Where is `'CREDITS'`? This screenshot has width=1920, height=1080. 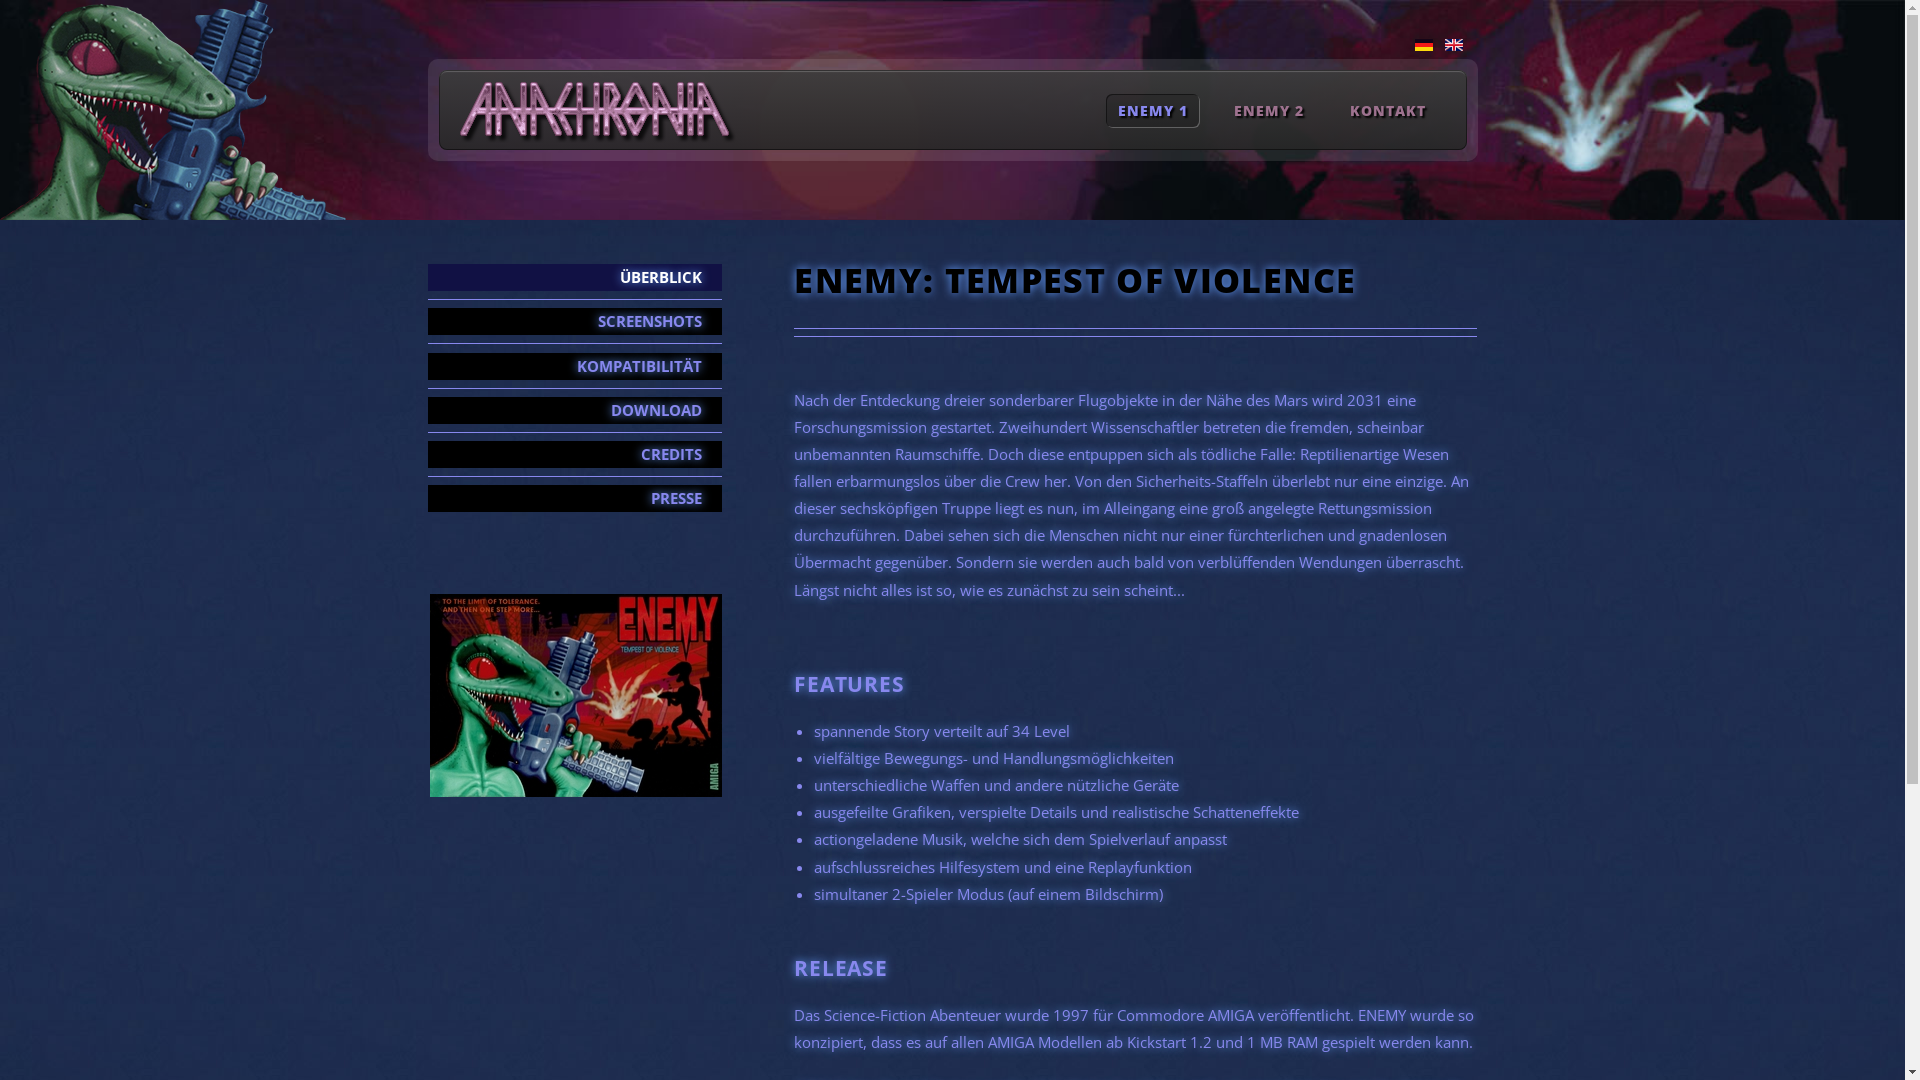
'CREDITS' is located at coordinates (574, 454).